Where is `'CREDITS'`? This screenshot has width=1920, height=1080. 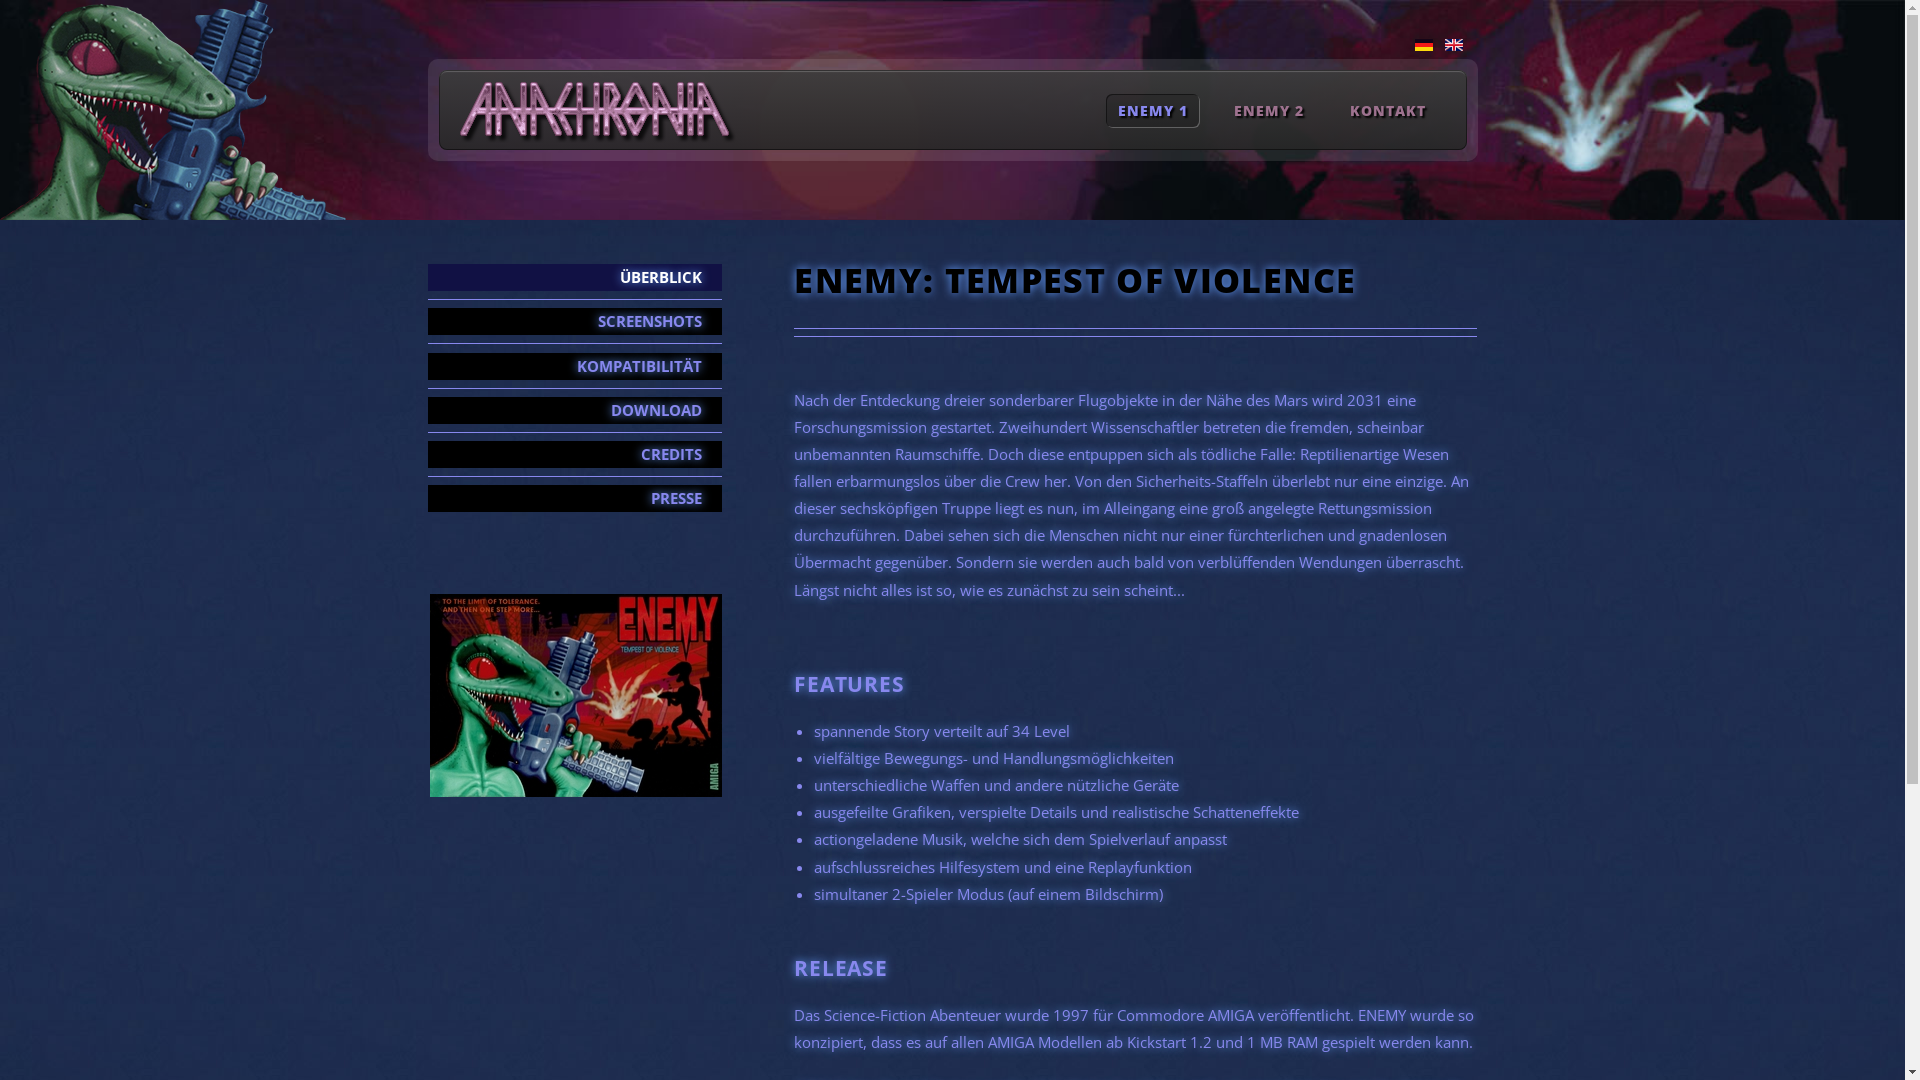
'CREDITS' is located at coordinates (574, 454).